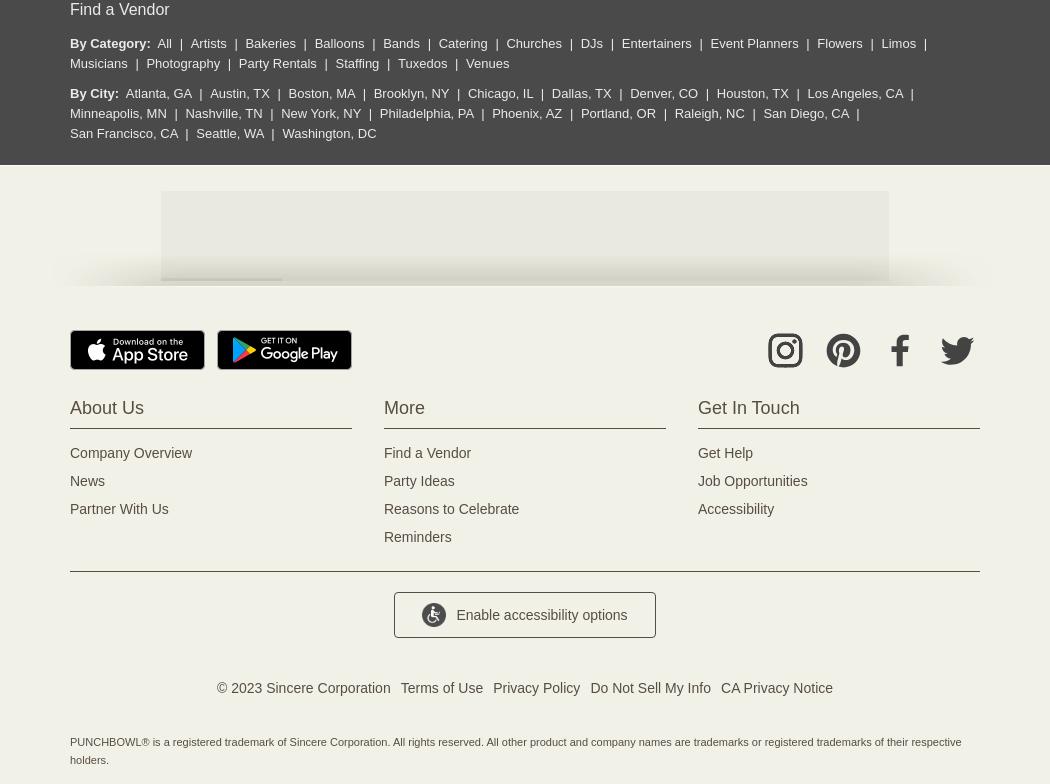  Describe the element at coordinates (403, 407) in the screenshot. I see `'More'` at that location.